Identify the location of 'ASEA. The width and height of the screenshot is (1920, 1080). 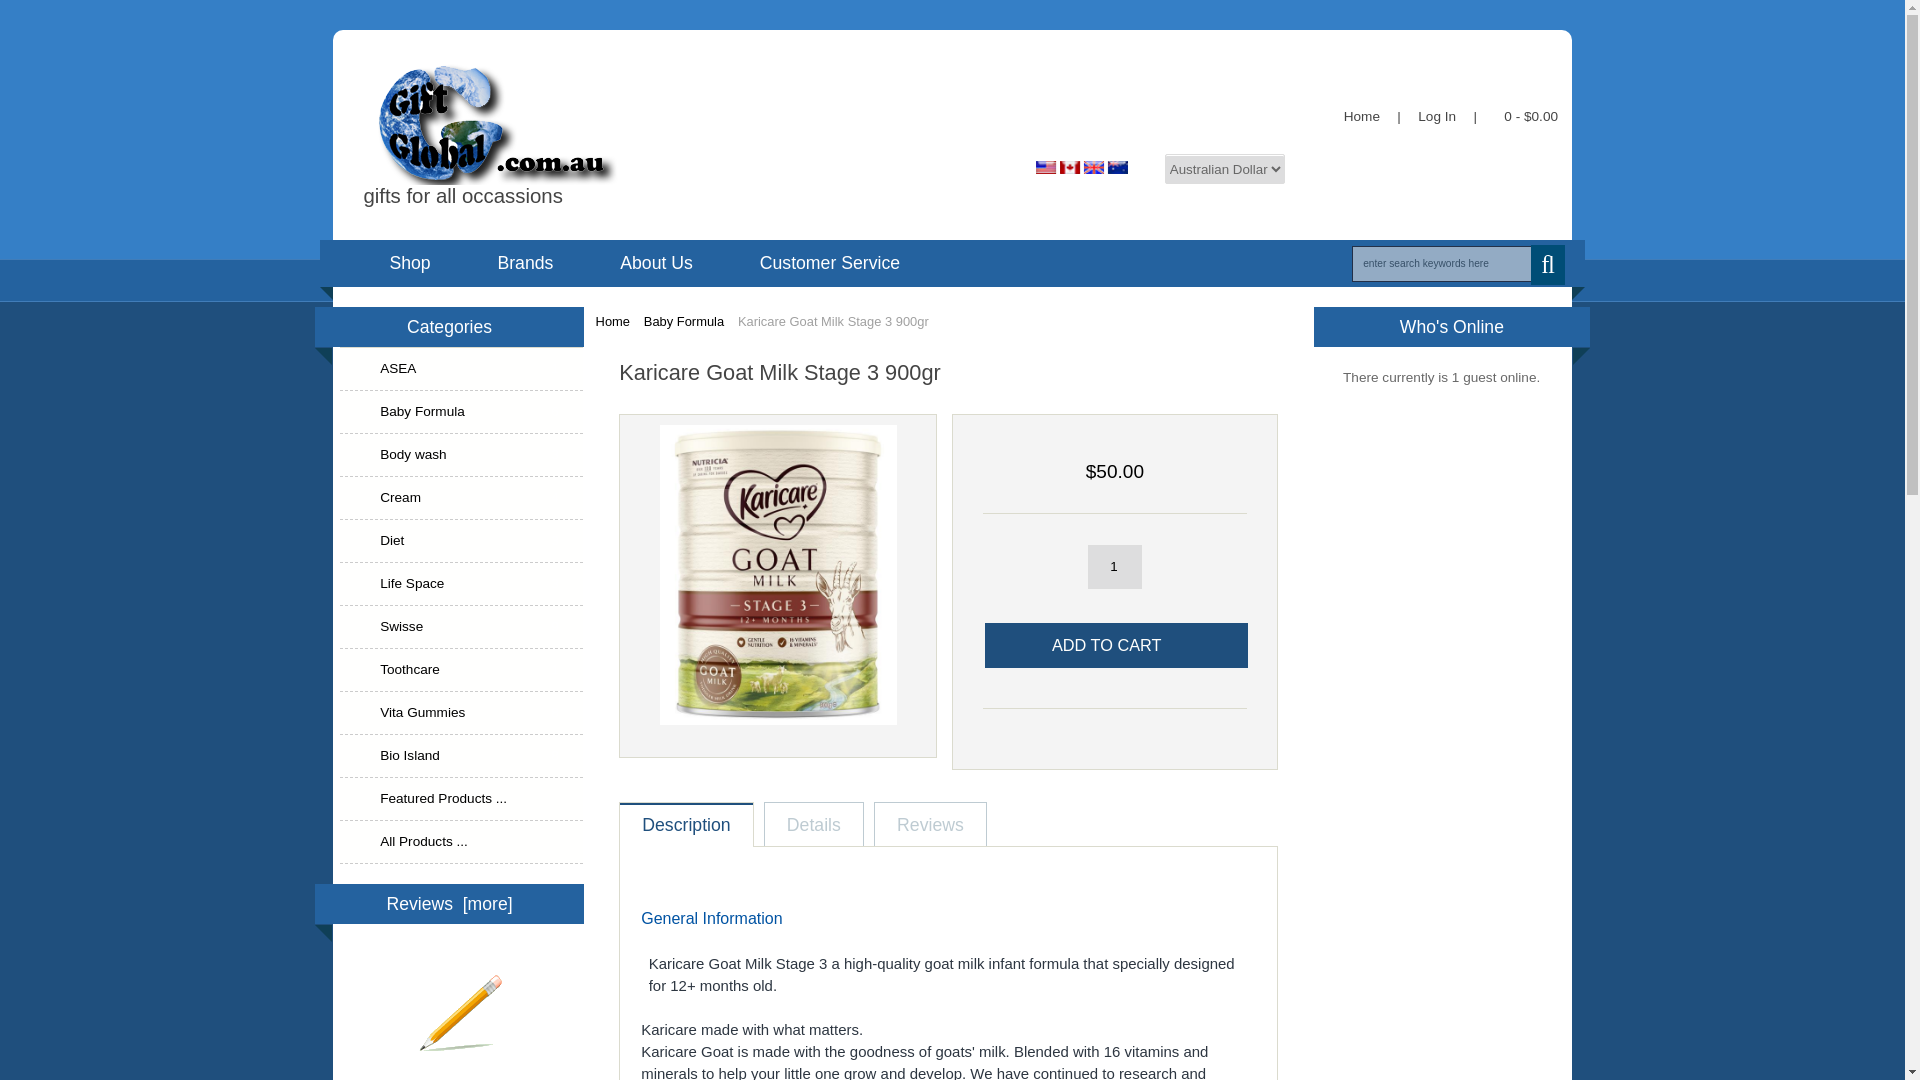
(460, 369).